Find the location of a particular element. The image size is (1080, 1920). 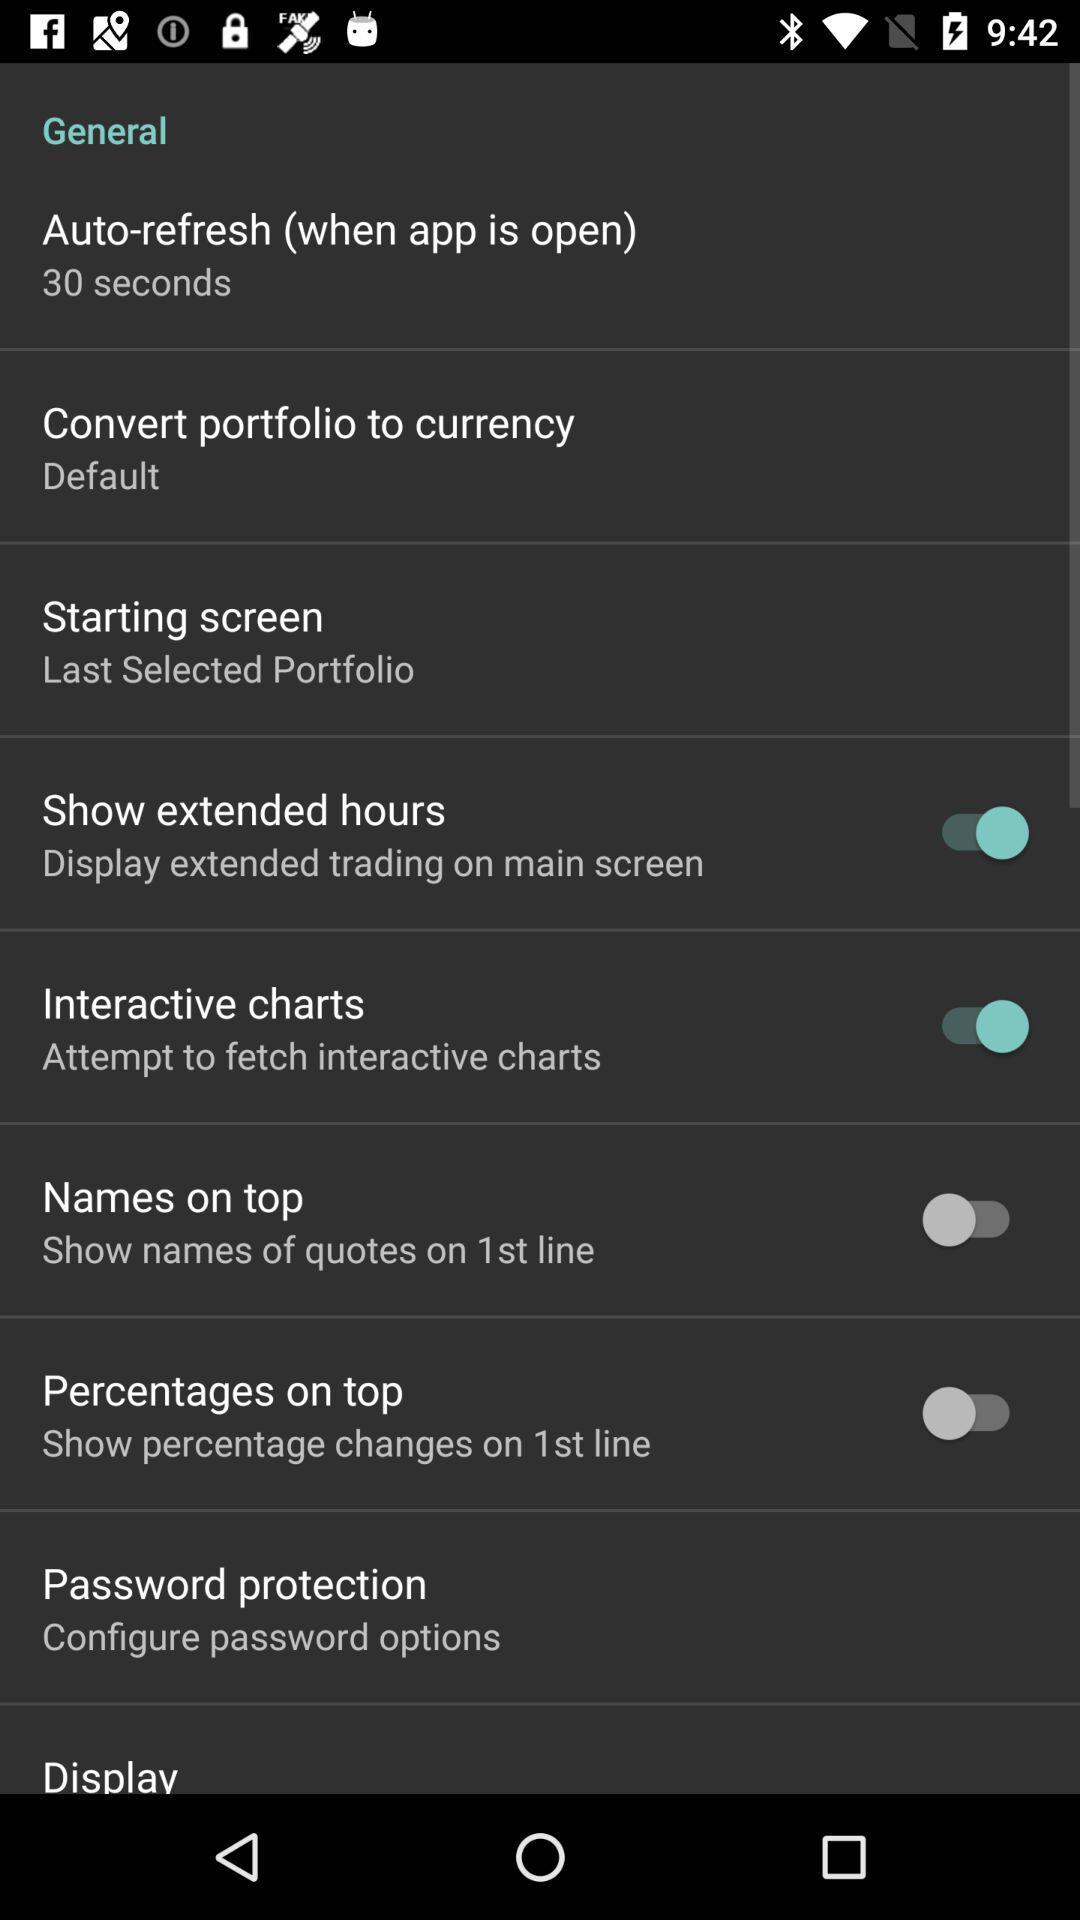

item above interactive charts item is located at coordinates (373, 861).